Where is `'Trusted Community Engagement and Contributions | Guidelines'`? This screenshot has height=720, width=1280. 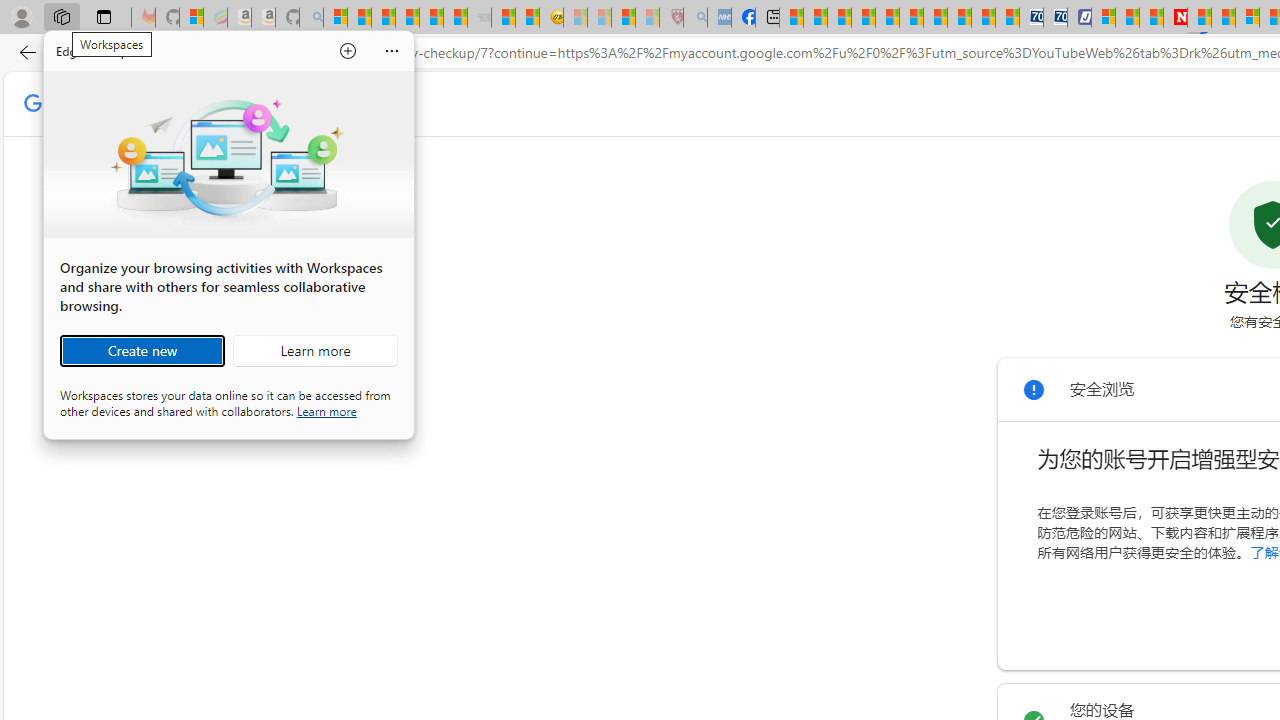
'Trusted Community Engagement and Contributions | Guidelines' is located at coordinates (1199, 17).